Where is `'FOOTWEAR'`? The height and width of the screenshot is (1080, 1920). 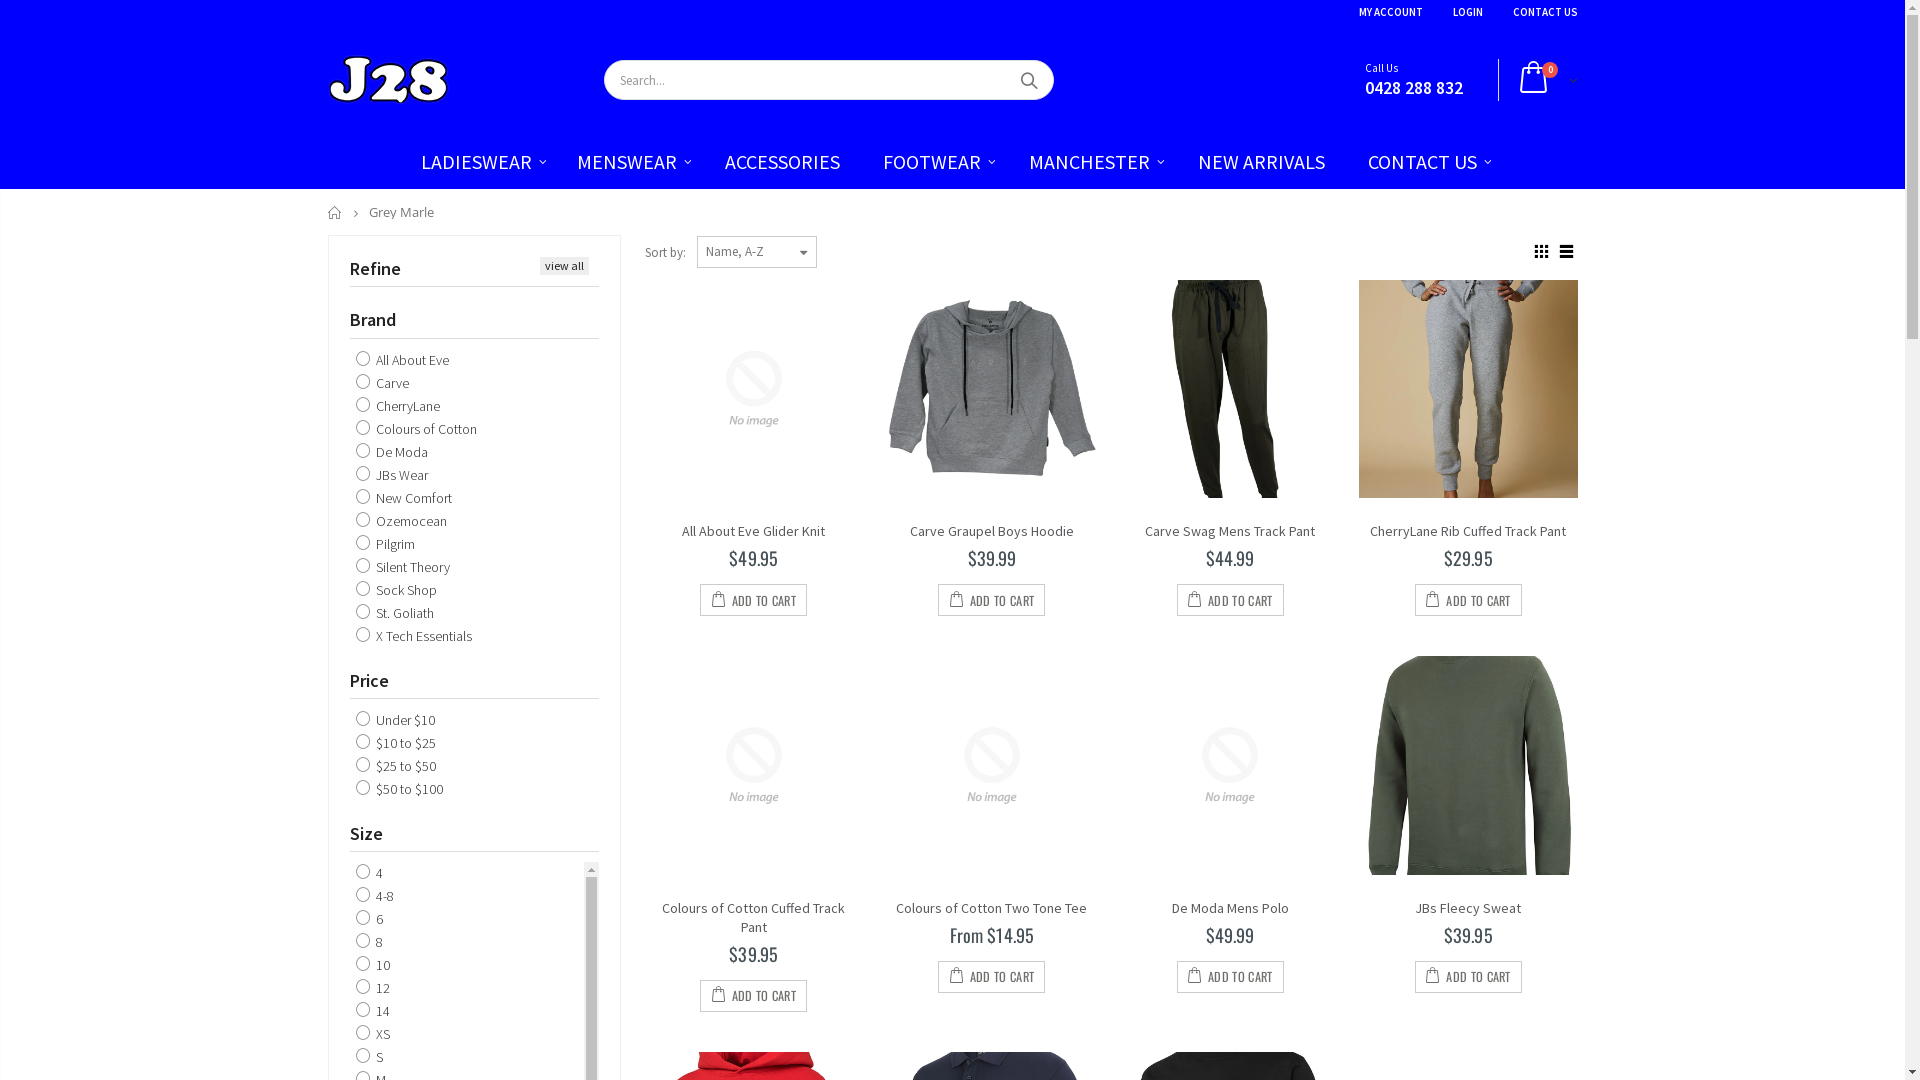
'FOOTWEAR' is located at coordinates (862, 161).